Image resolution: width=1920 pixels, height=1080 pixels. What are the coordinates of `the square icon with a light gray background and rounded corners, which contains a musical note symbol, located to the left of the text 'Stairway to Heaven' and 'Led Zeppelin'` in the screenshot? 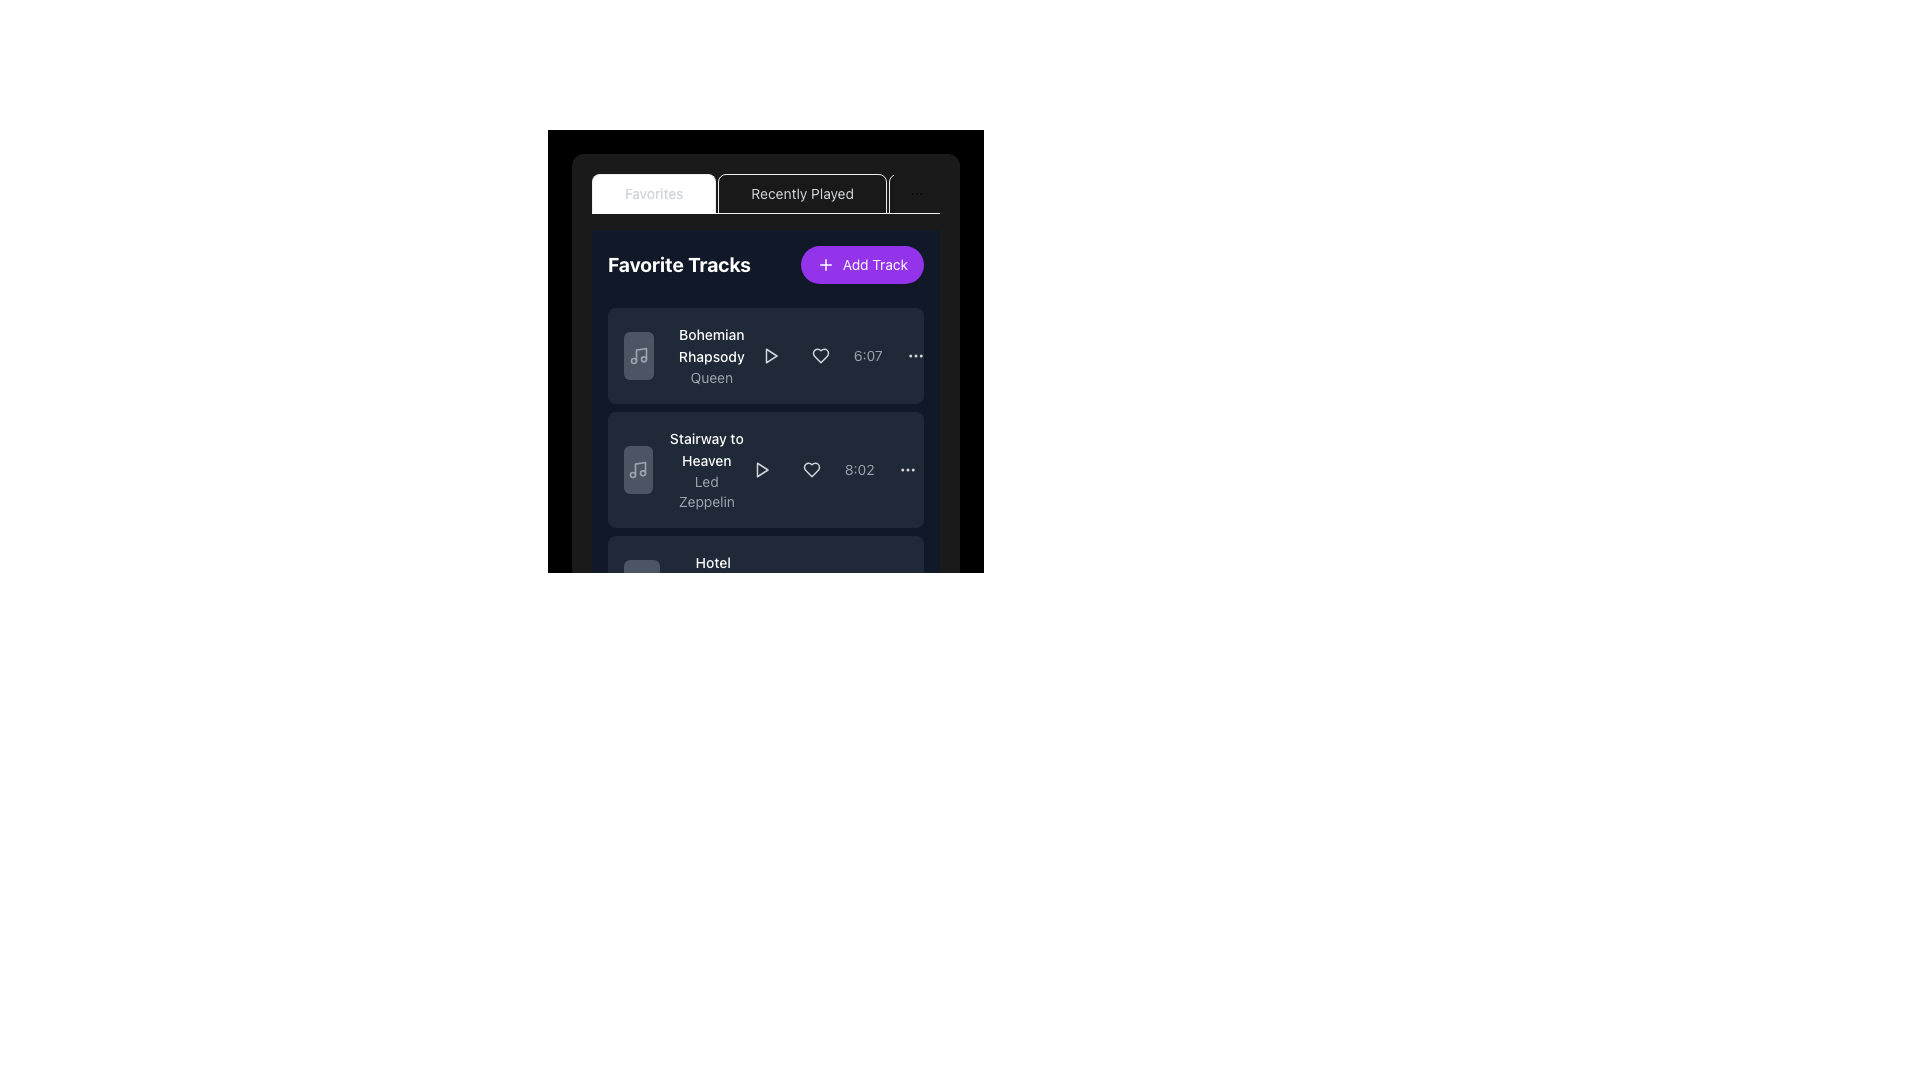 It's located at (637, 470).